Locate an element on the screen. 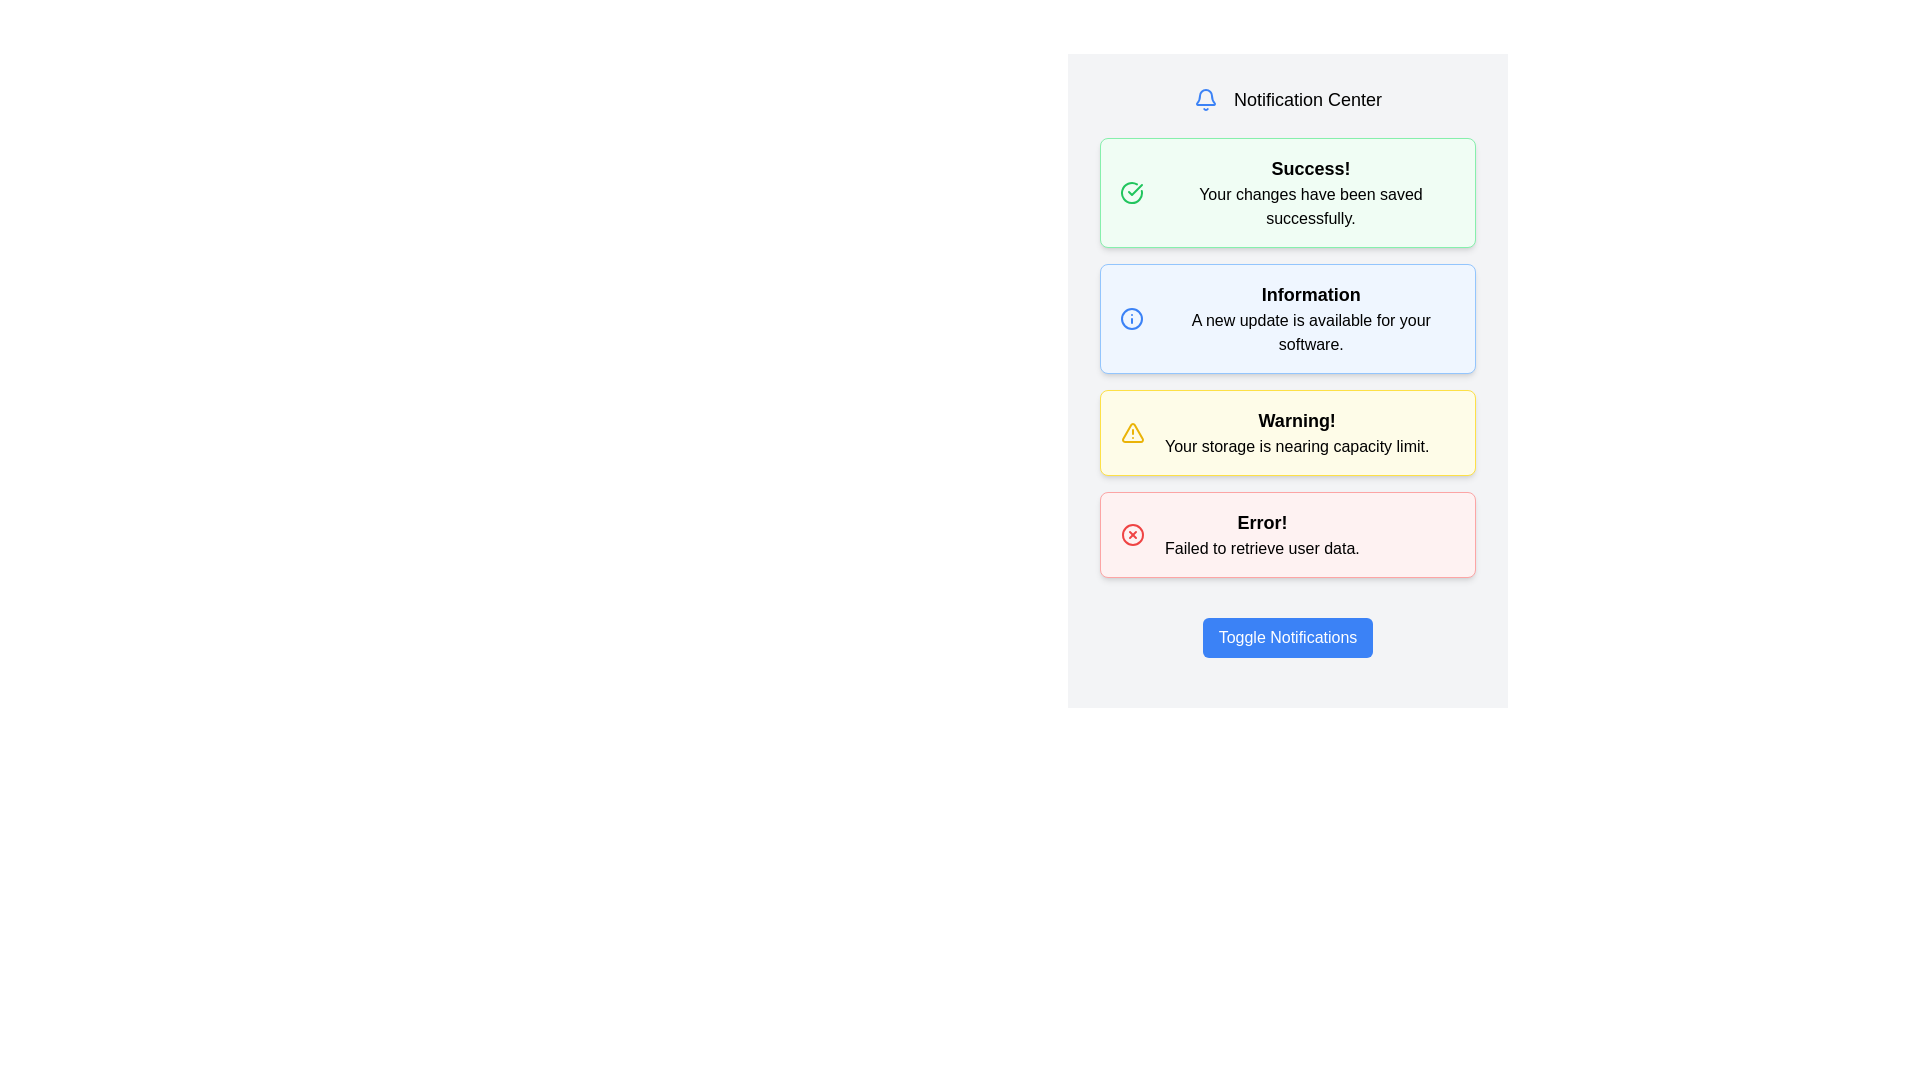  the red circular icon with a white 'X' symbol, located in the fourth notification card labeled 'Error!', situated to the left of the 'Error!' text is located at coordinates (1132, 534).